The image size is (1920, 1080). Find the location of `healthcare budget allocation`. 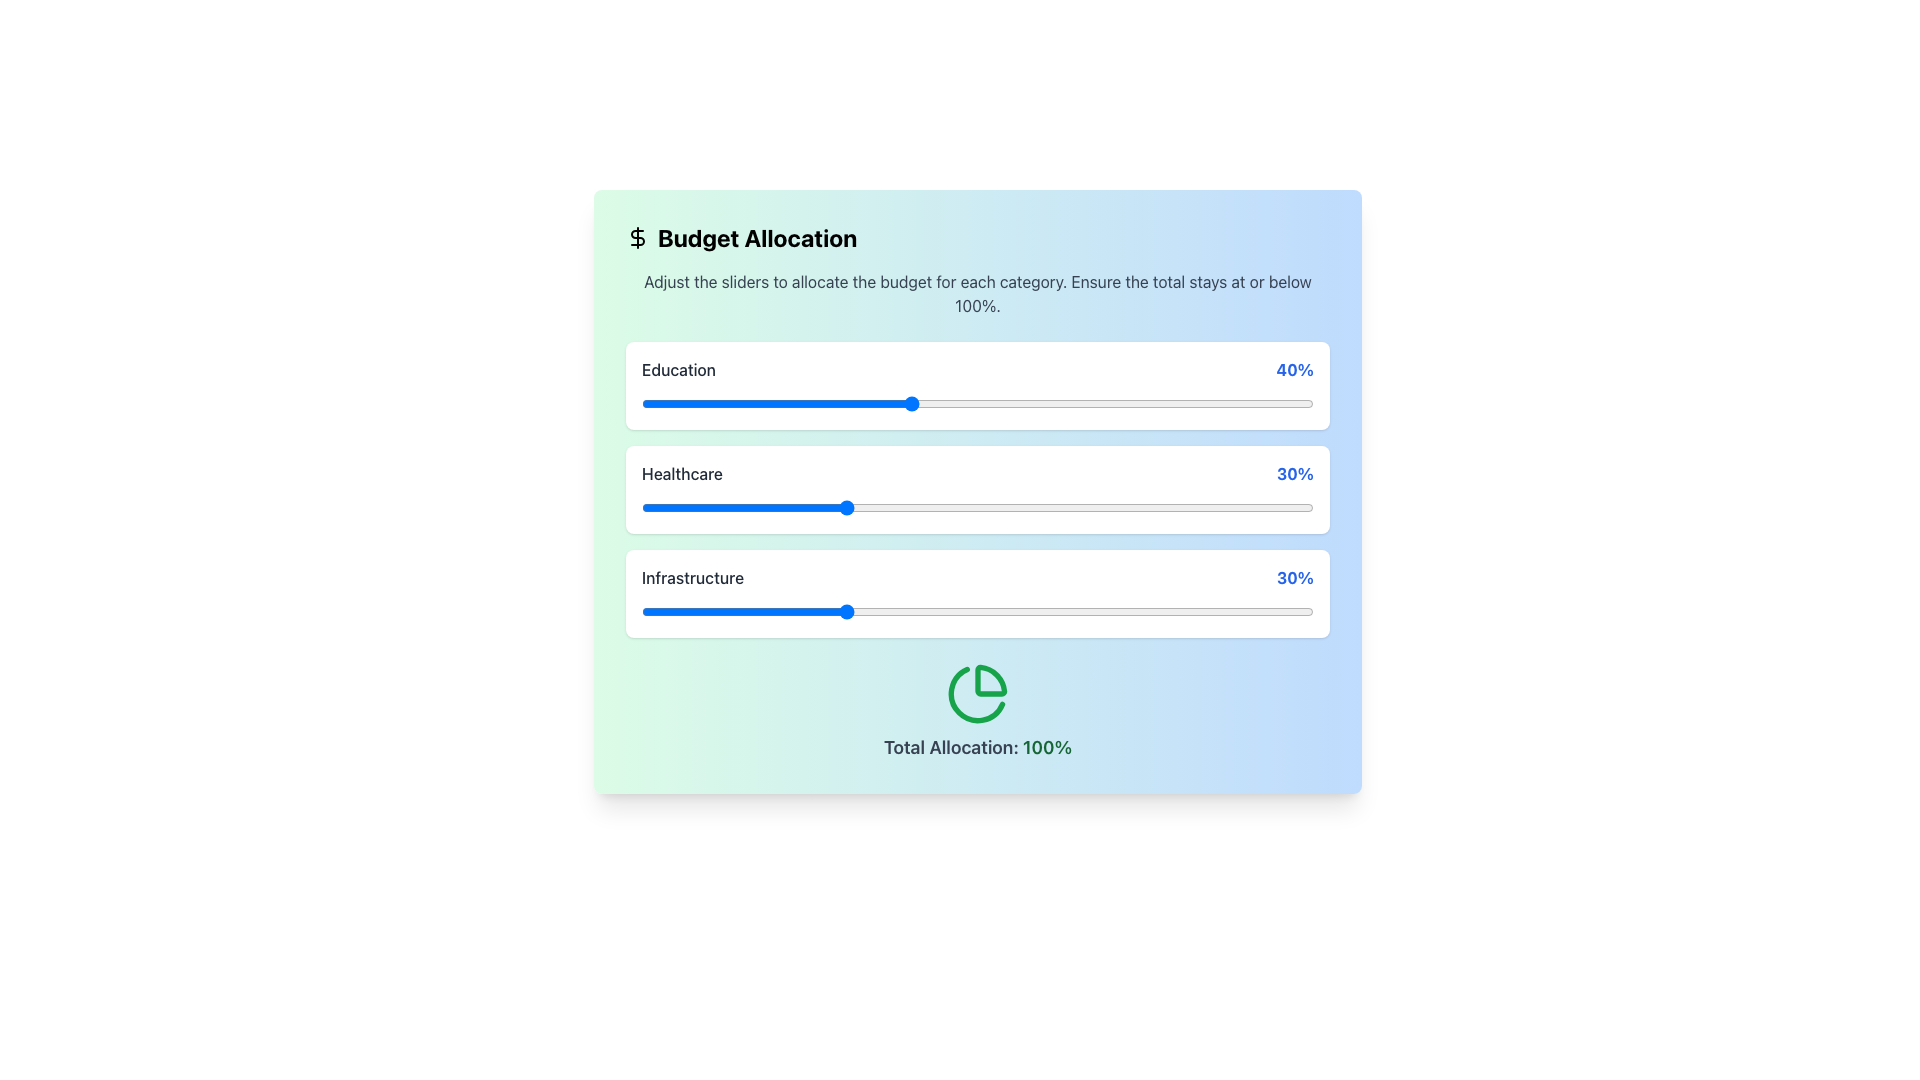

healthcare budget allocation is located at coordinates (715, 507).